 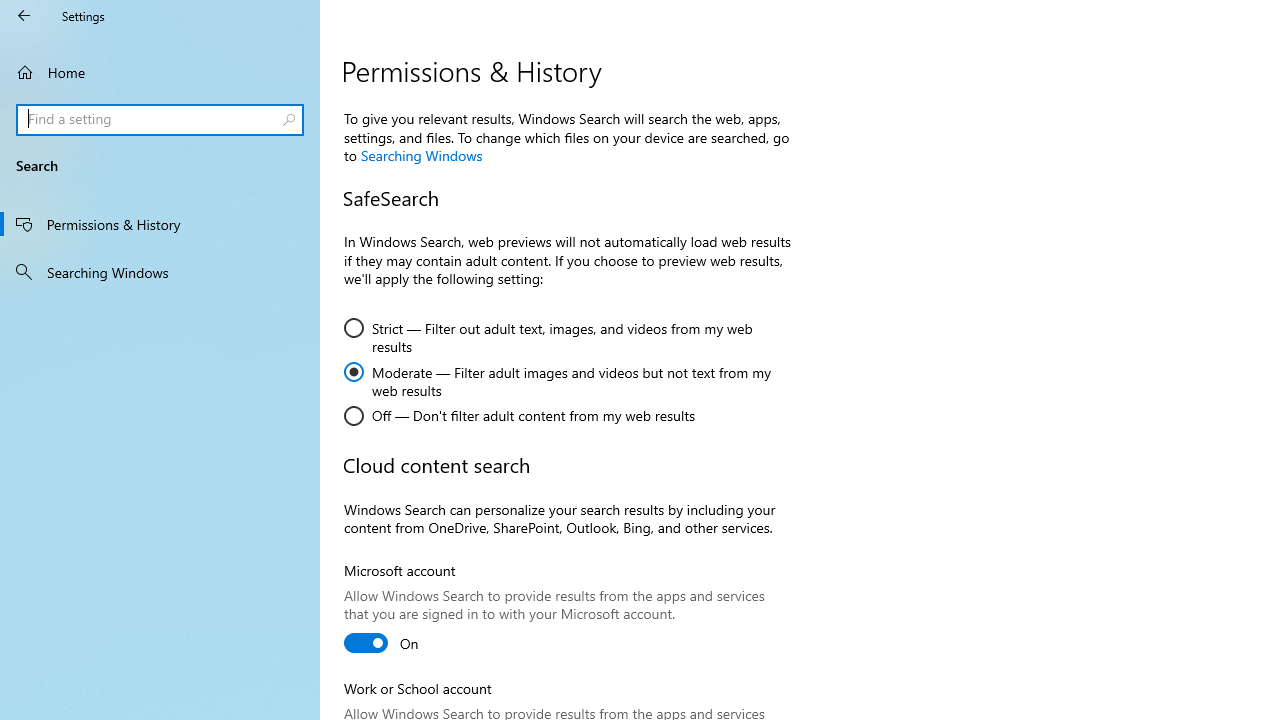 What do you see at coordinates (160, 119) in the screenshot?
I see `'Search box, Find a setting'` at bounding box center [160, 119].